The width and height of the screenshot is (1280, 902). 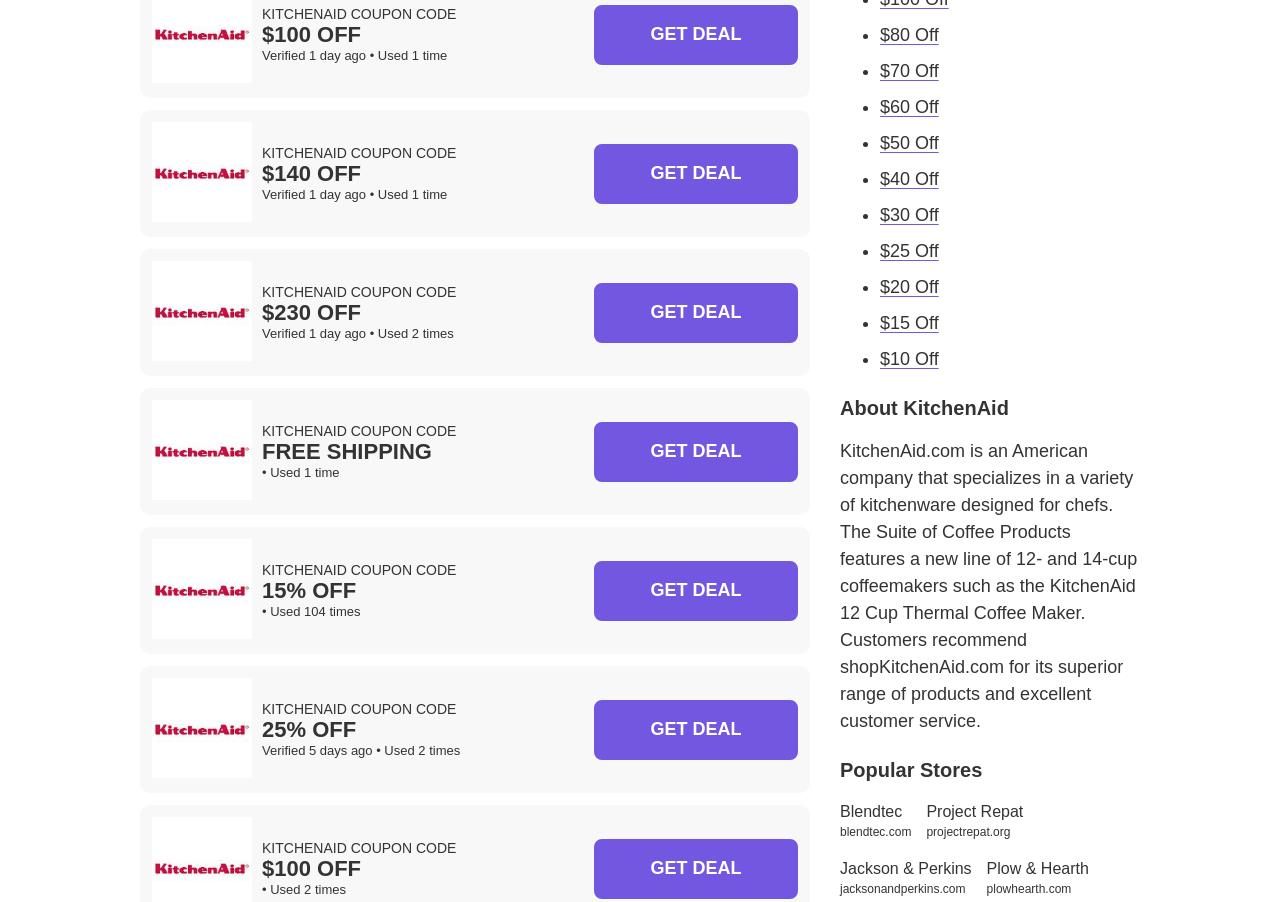 What do you see at coordinates (299, 471) in the screenshot?
I see `'• Used 1 time'` at bounding box center [299, 471].